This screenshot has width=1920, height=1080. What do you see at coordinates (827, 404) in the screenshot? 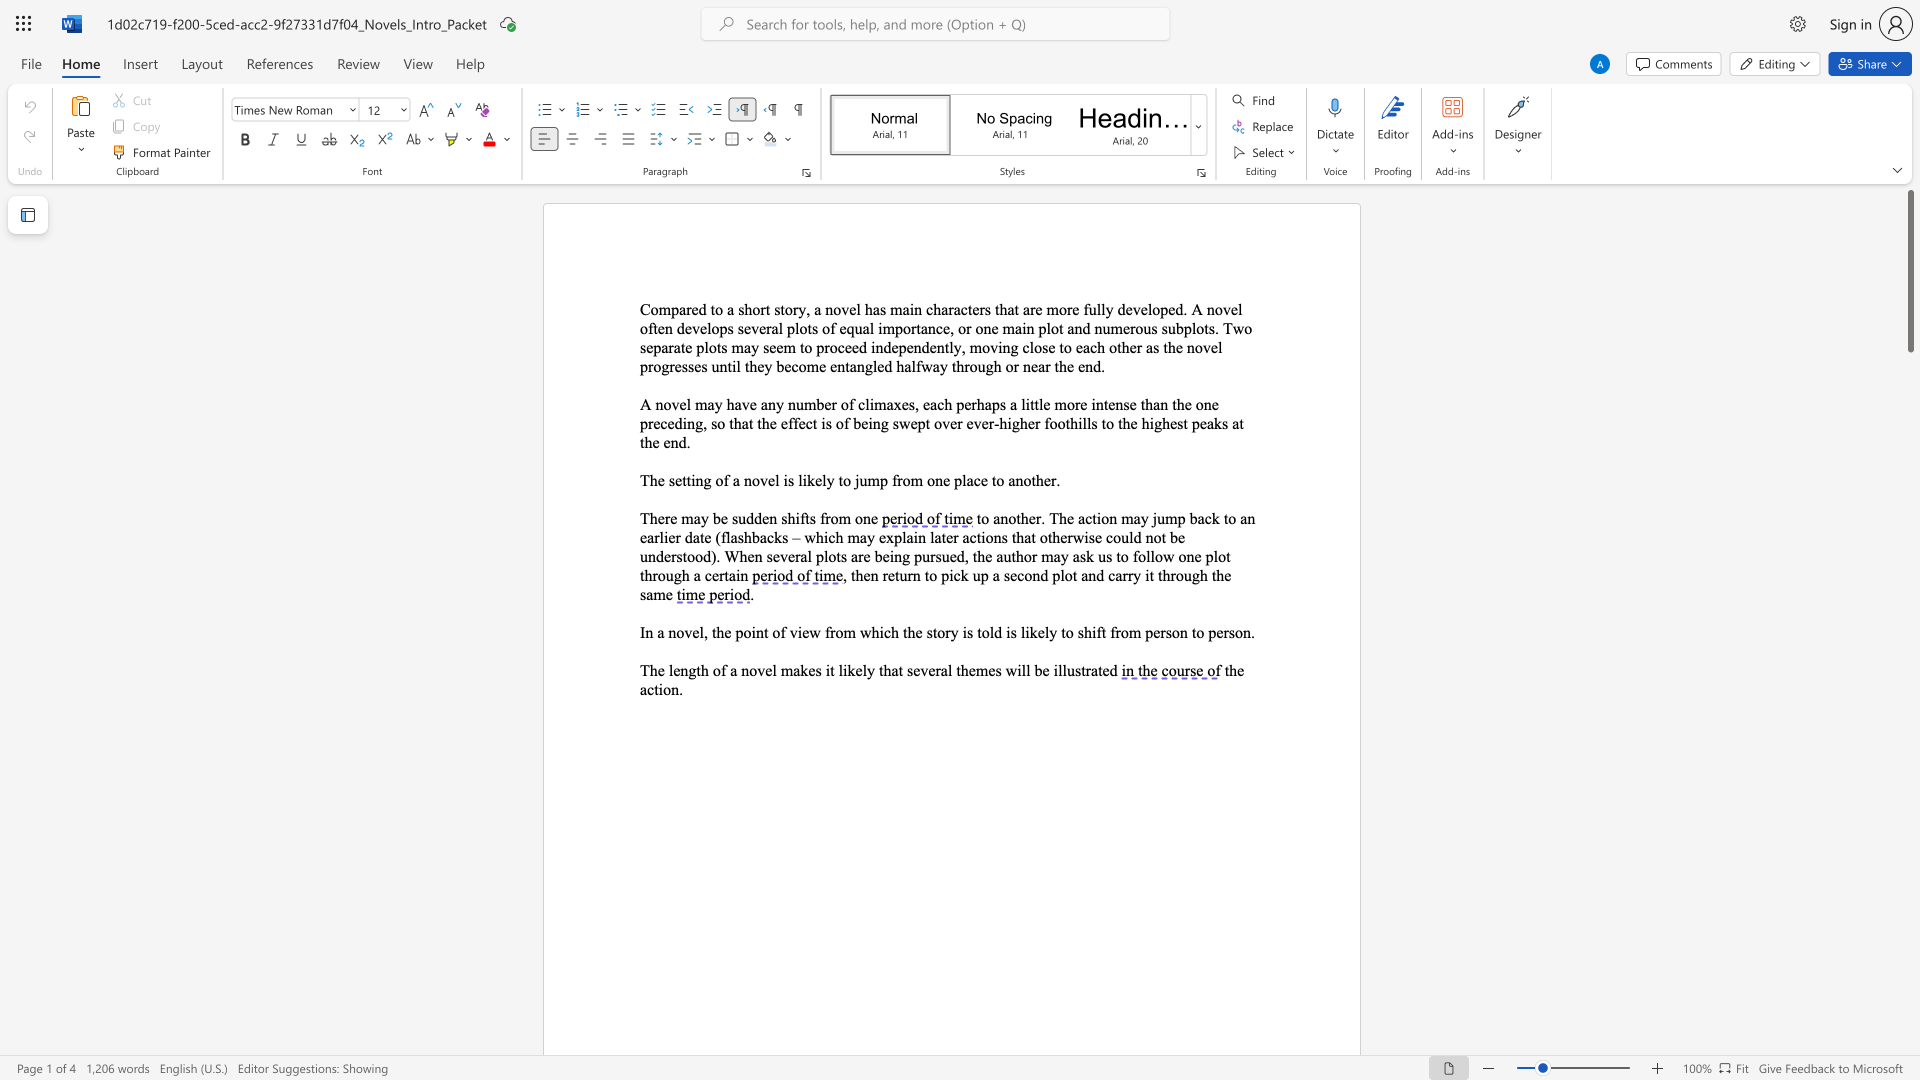
I see `the 3th character "e" in the text` at bounding box center [827, 404].